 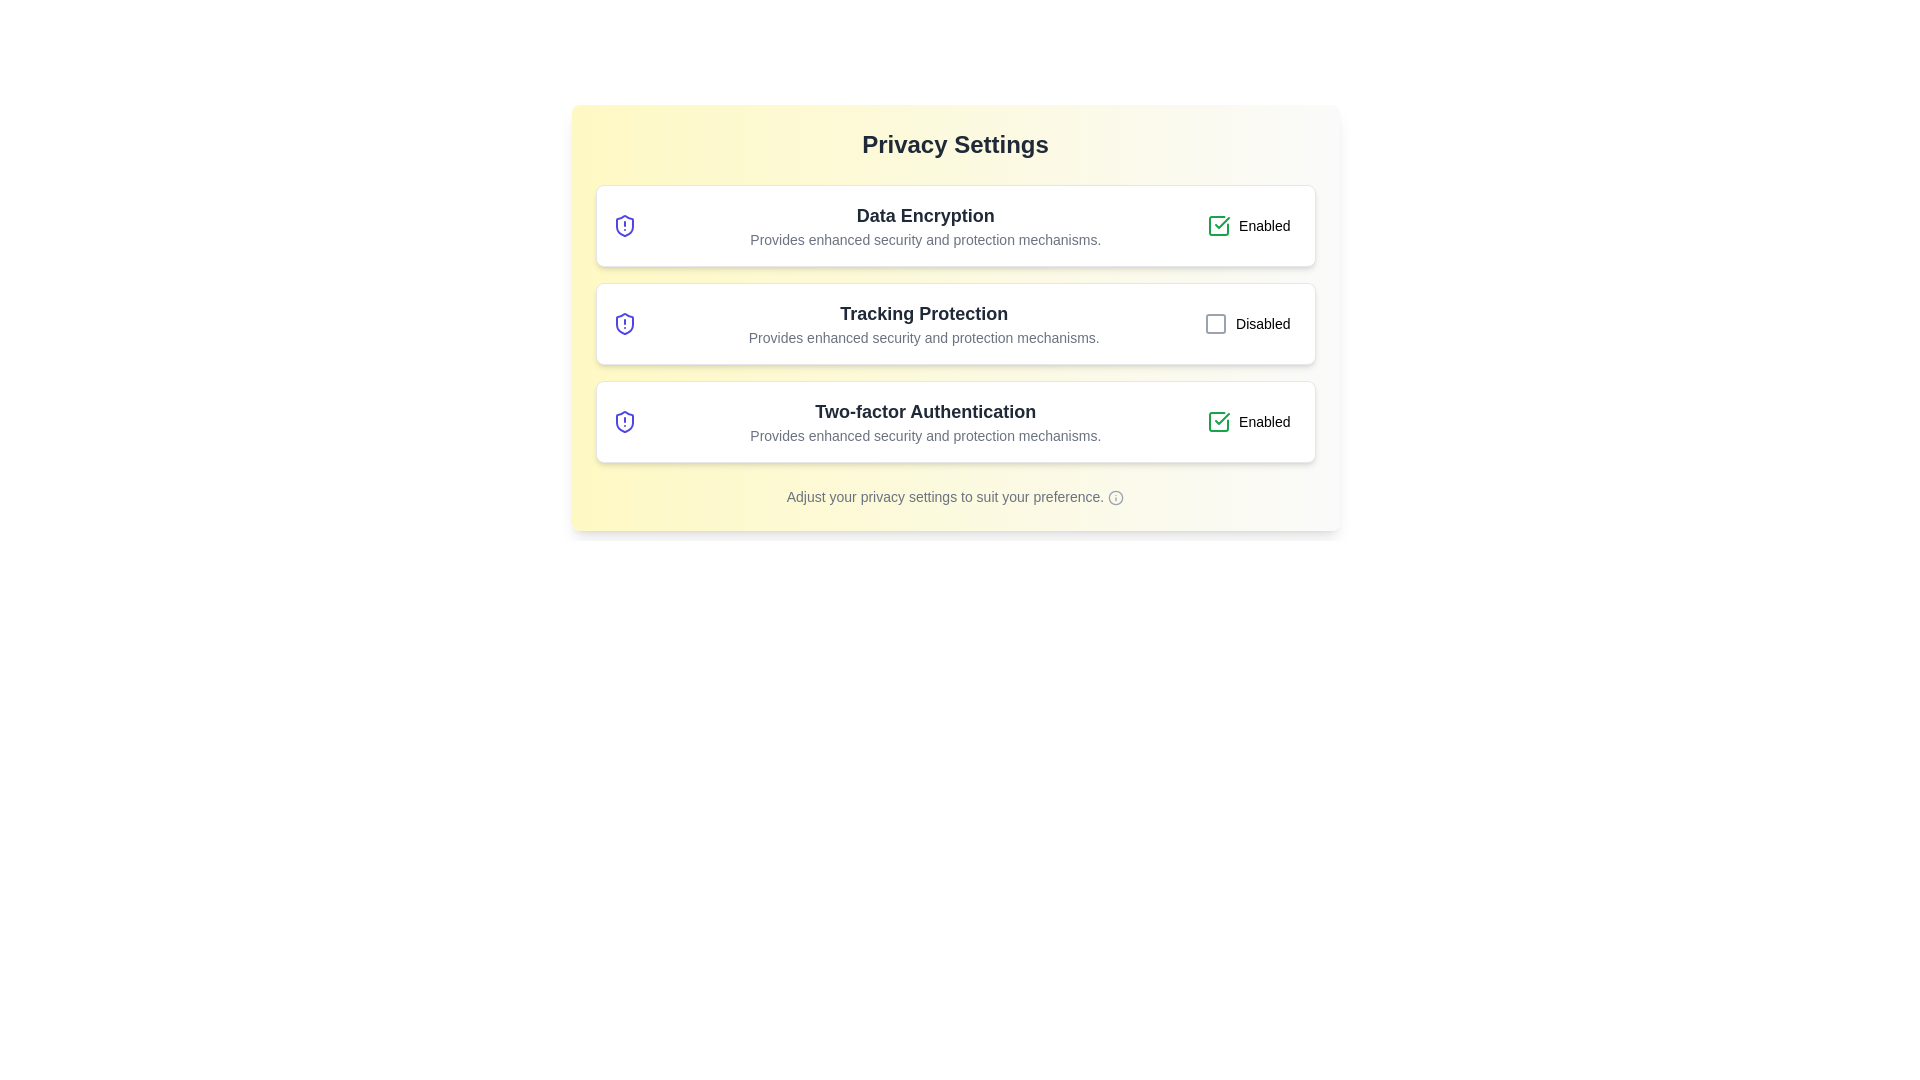 What do you see at coordinates (1263, 420) in the screenshot?
I see `the text label displaying 'Enabled', which is located next to a green checkmark icon in the settings list` at bounding box center [1263, 420].